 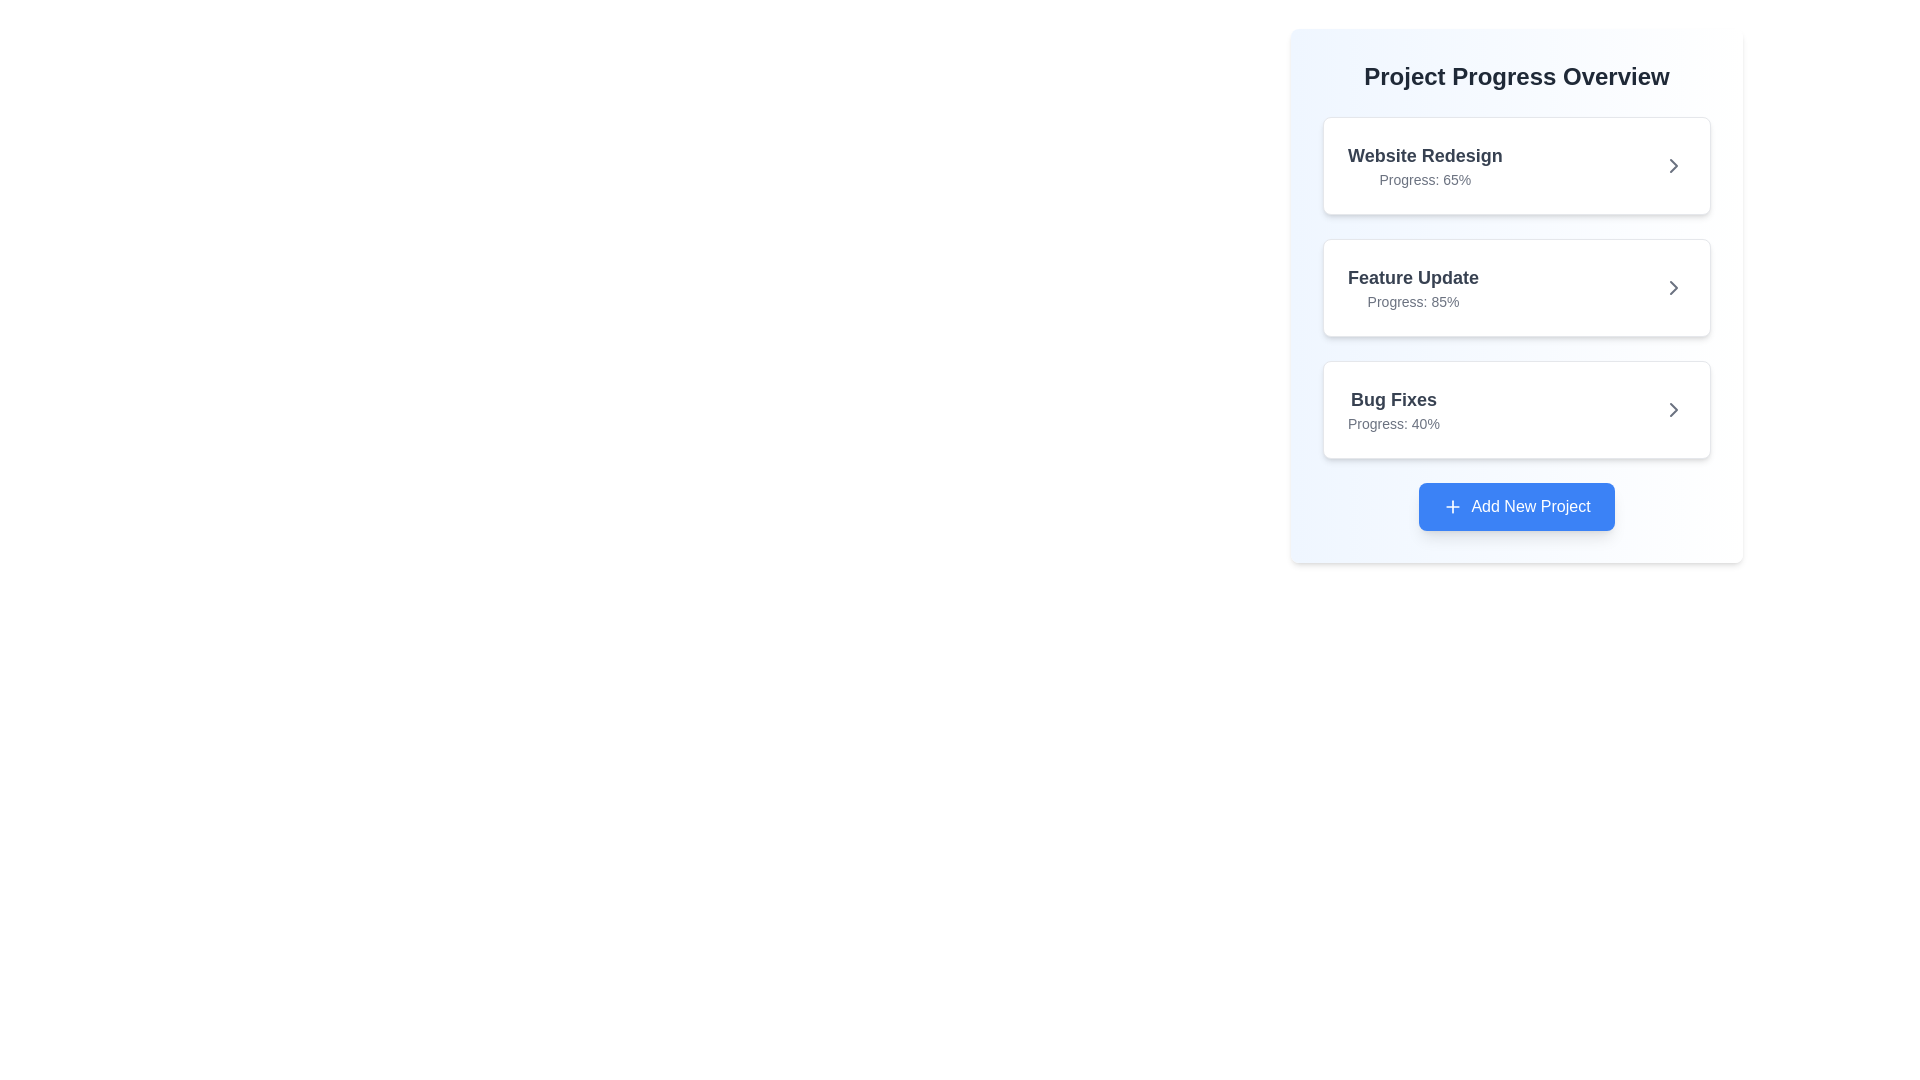 What do you see at coordinates (1424, 154) in the screenshot?
I see `the text label displaying 'Website Redesign' in bold dark gray font, located in the upper left corner of the 'Project Progress Overview' panel` at bounding box center [1424, 154].